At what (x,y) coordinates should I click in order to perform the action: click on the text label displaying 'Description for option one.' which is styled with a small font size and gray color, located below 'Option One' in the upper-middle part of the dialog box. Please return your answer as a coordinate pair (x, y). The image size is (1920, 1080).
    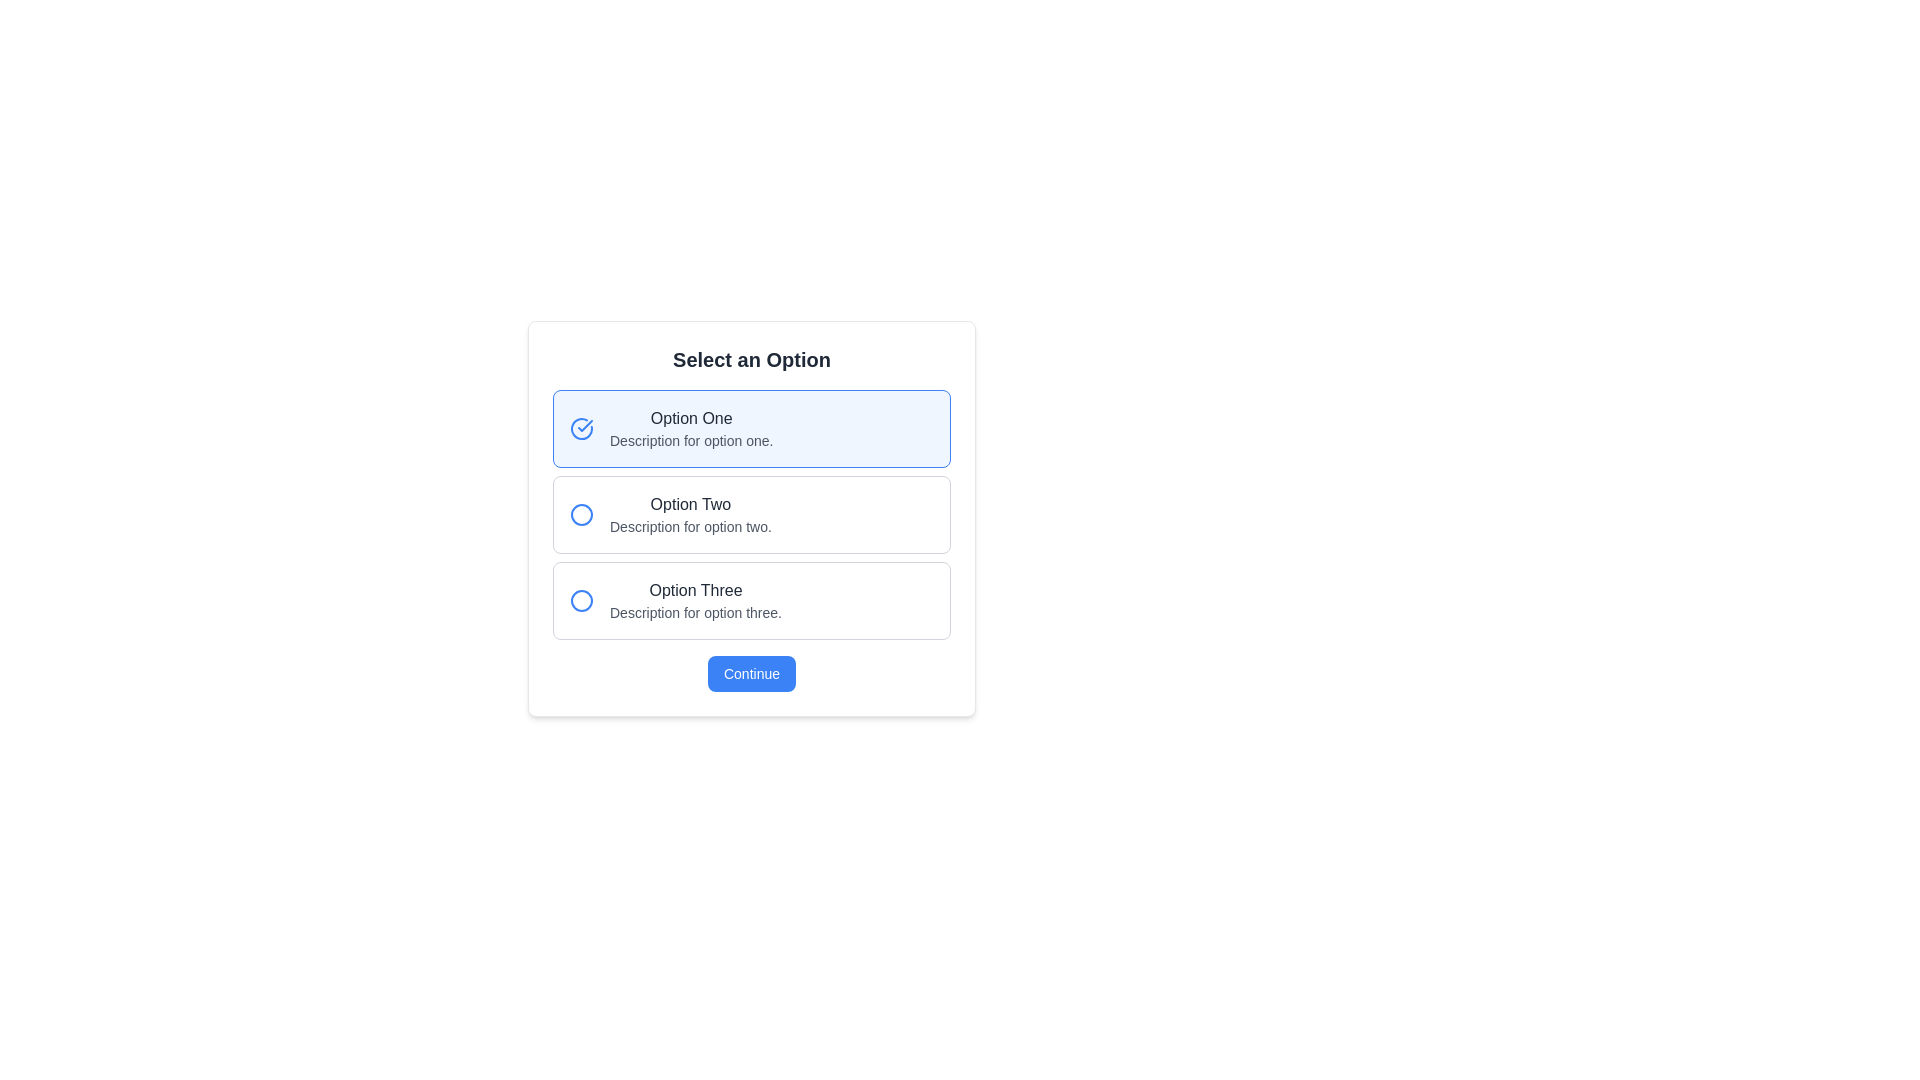
    Looking at the image, I should click on (691, 439).